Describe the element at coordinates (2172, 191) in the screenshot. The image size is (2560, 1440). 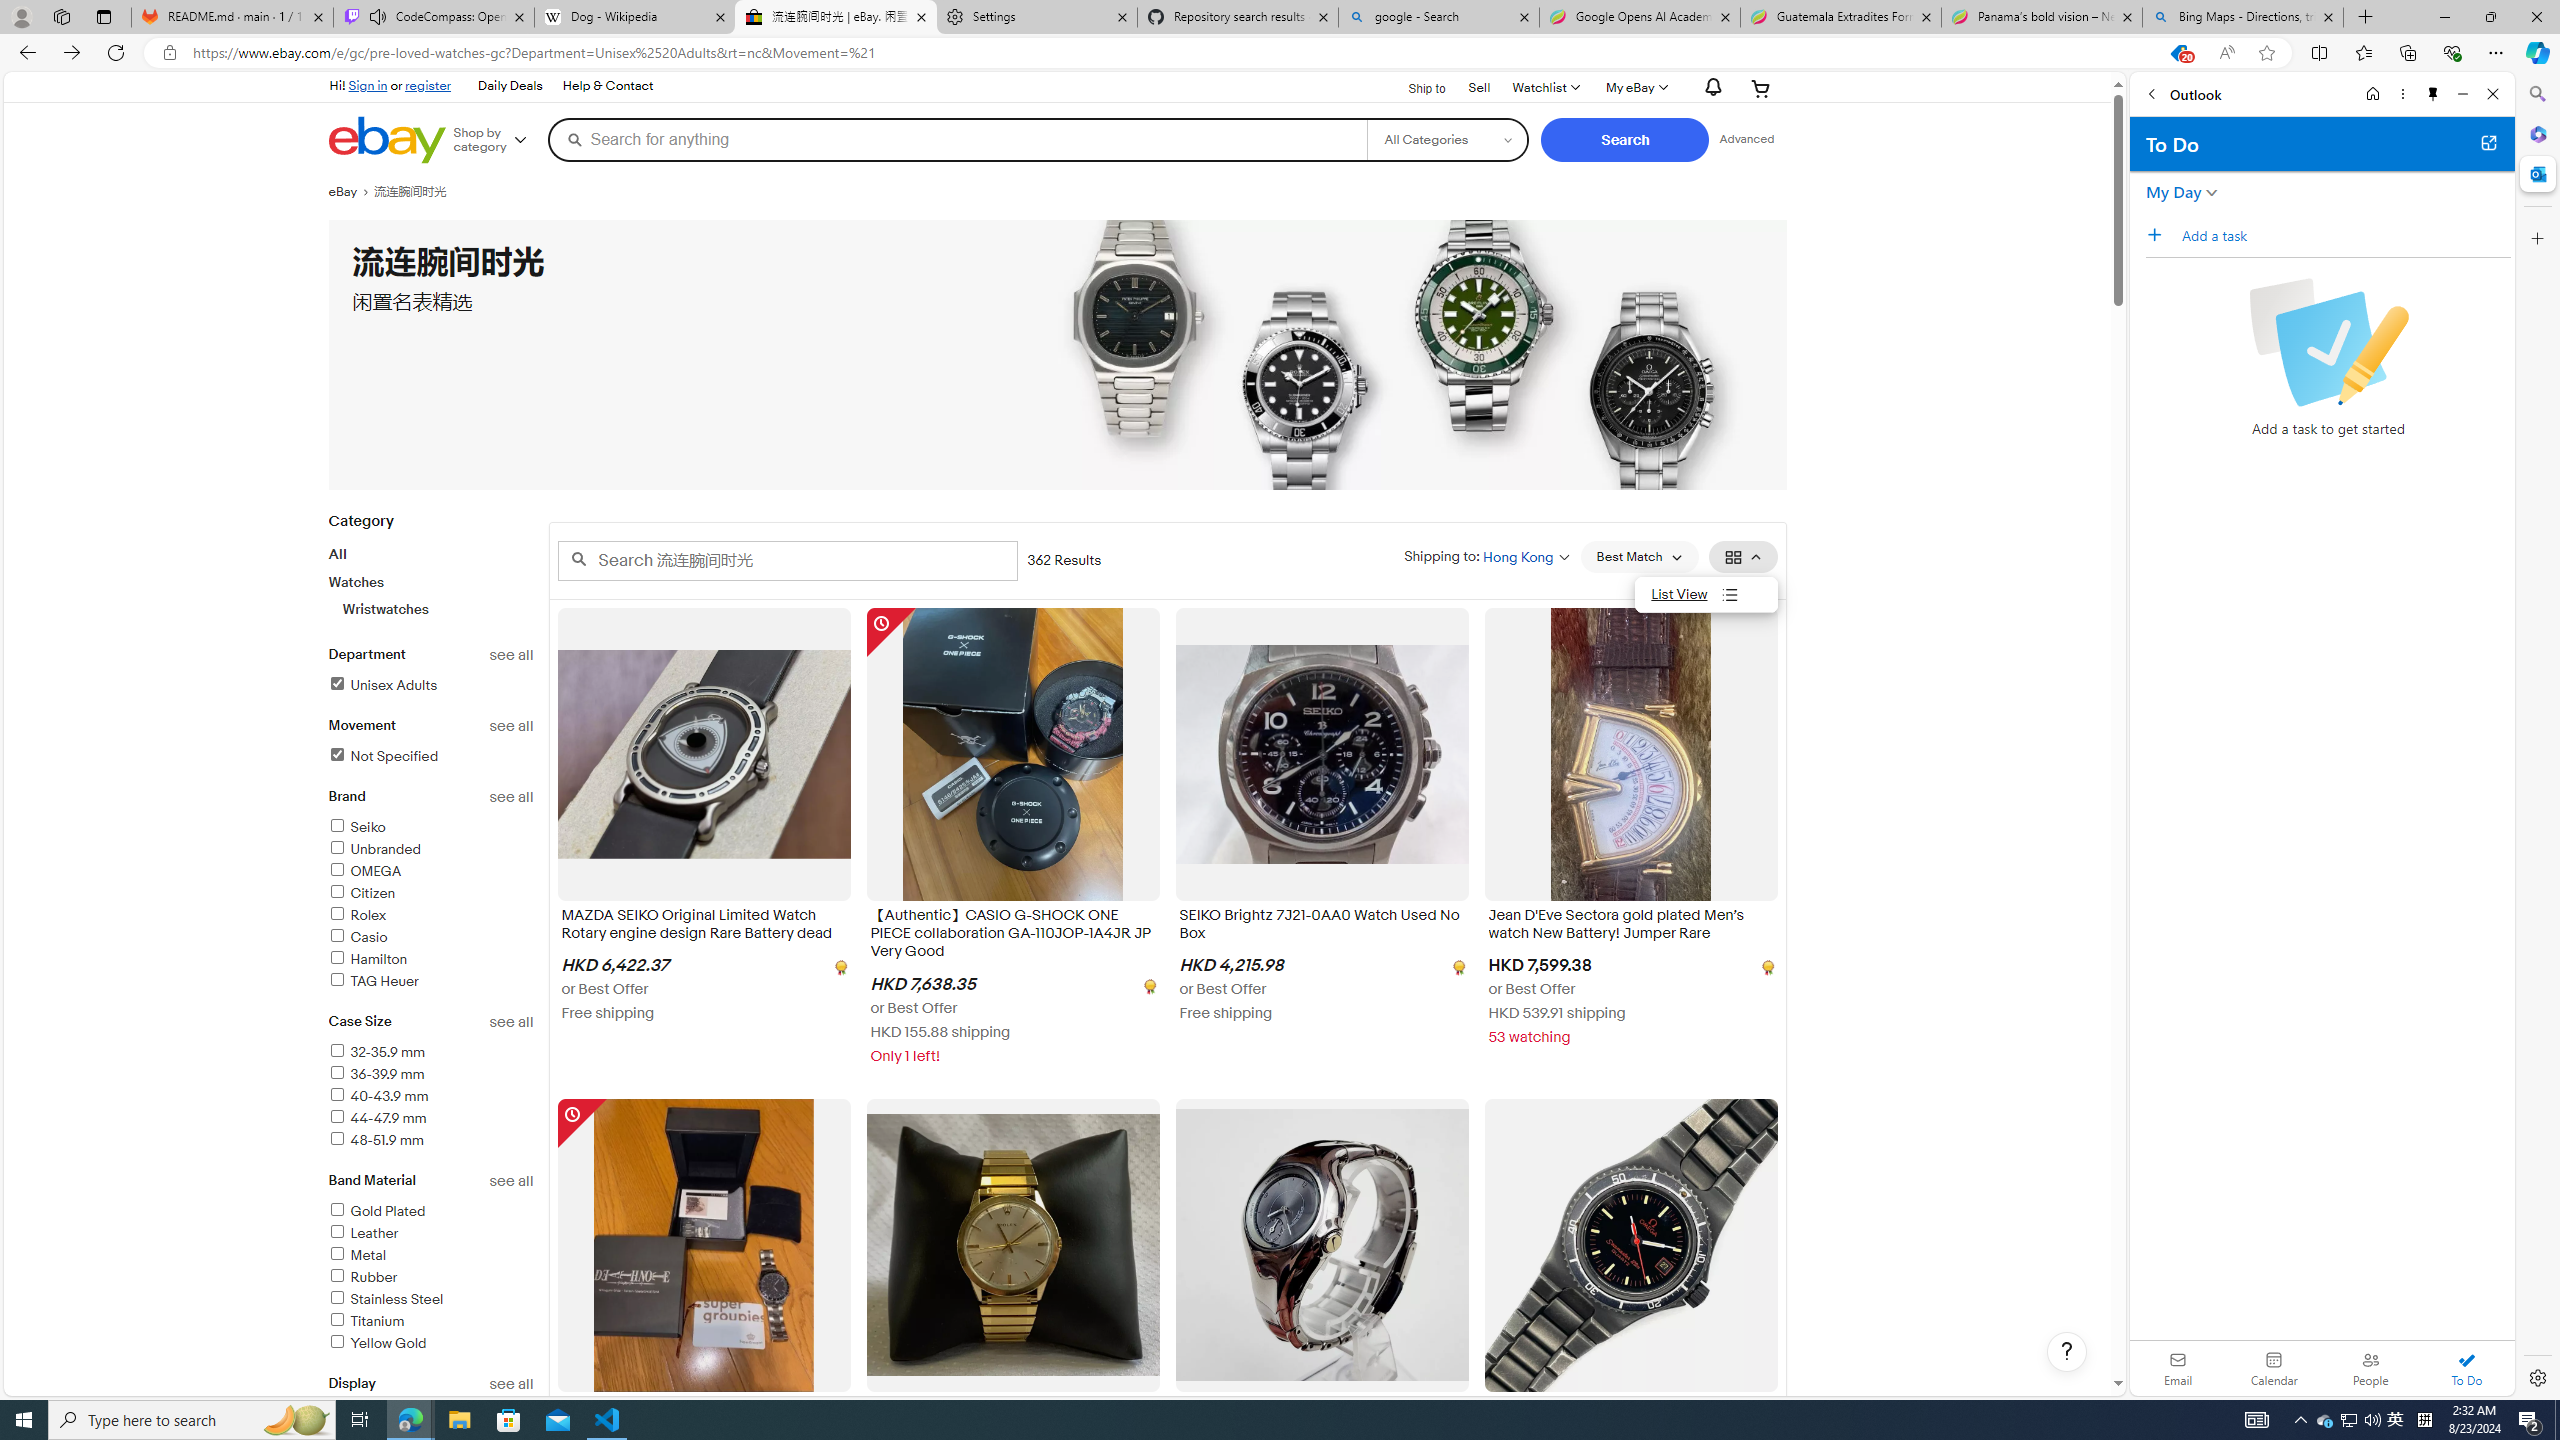
I see `'My Day'` at that location.